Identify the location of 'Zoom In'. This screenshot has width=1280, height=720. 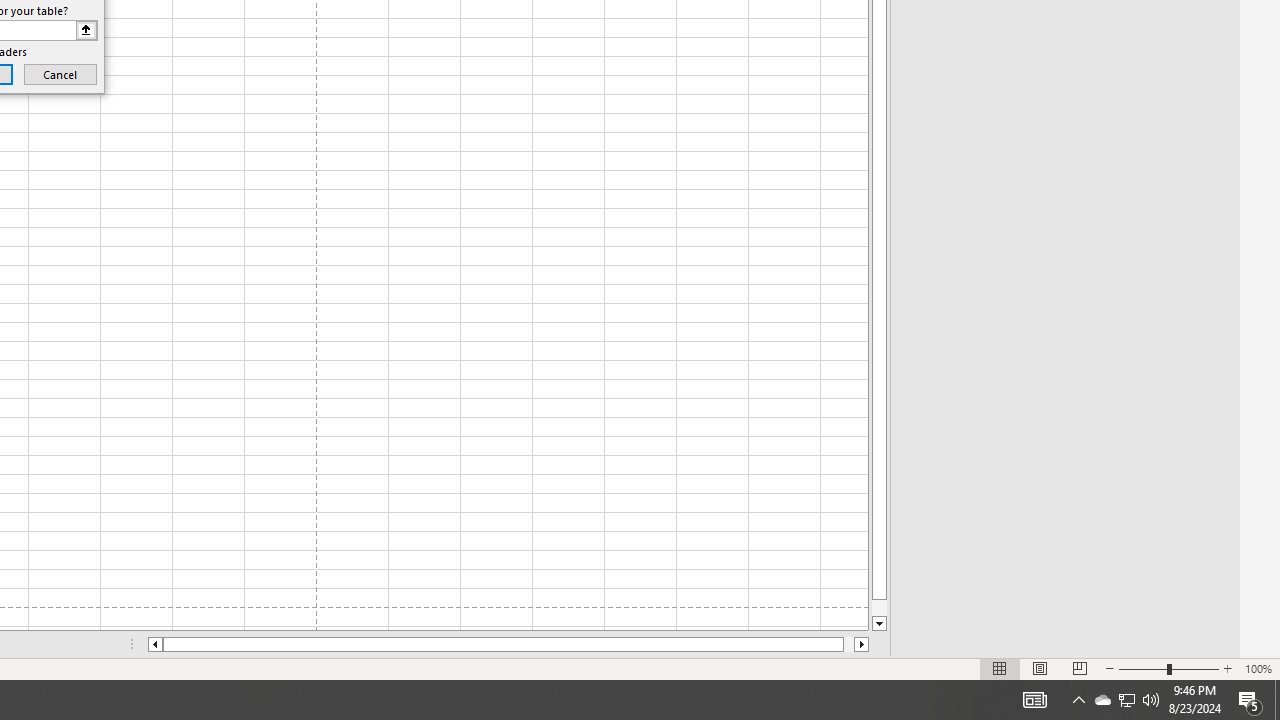
(1226, 669).